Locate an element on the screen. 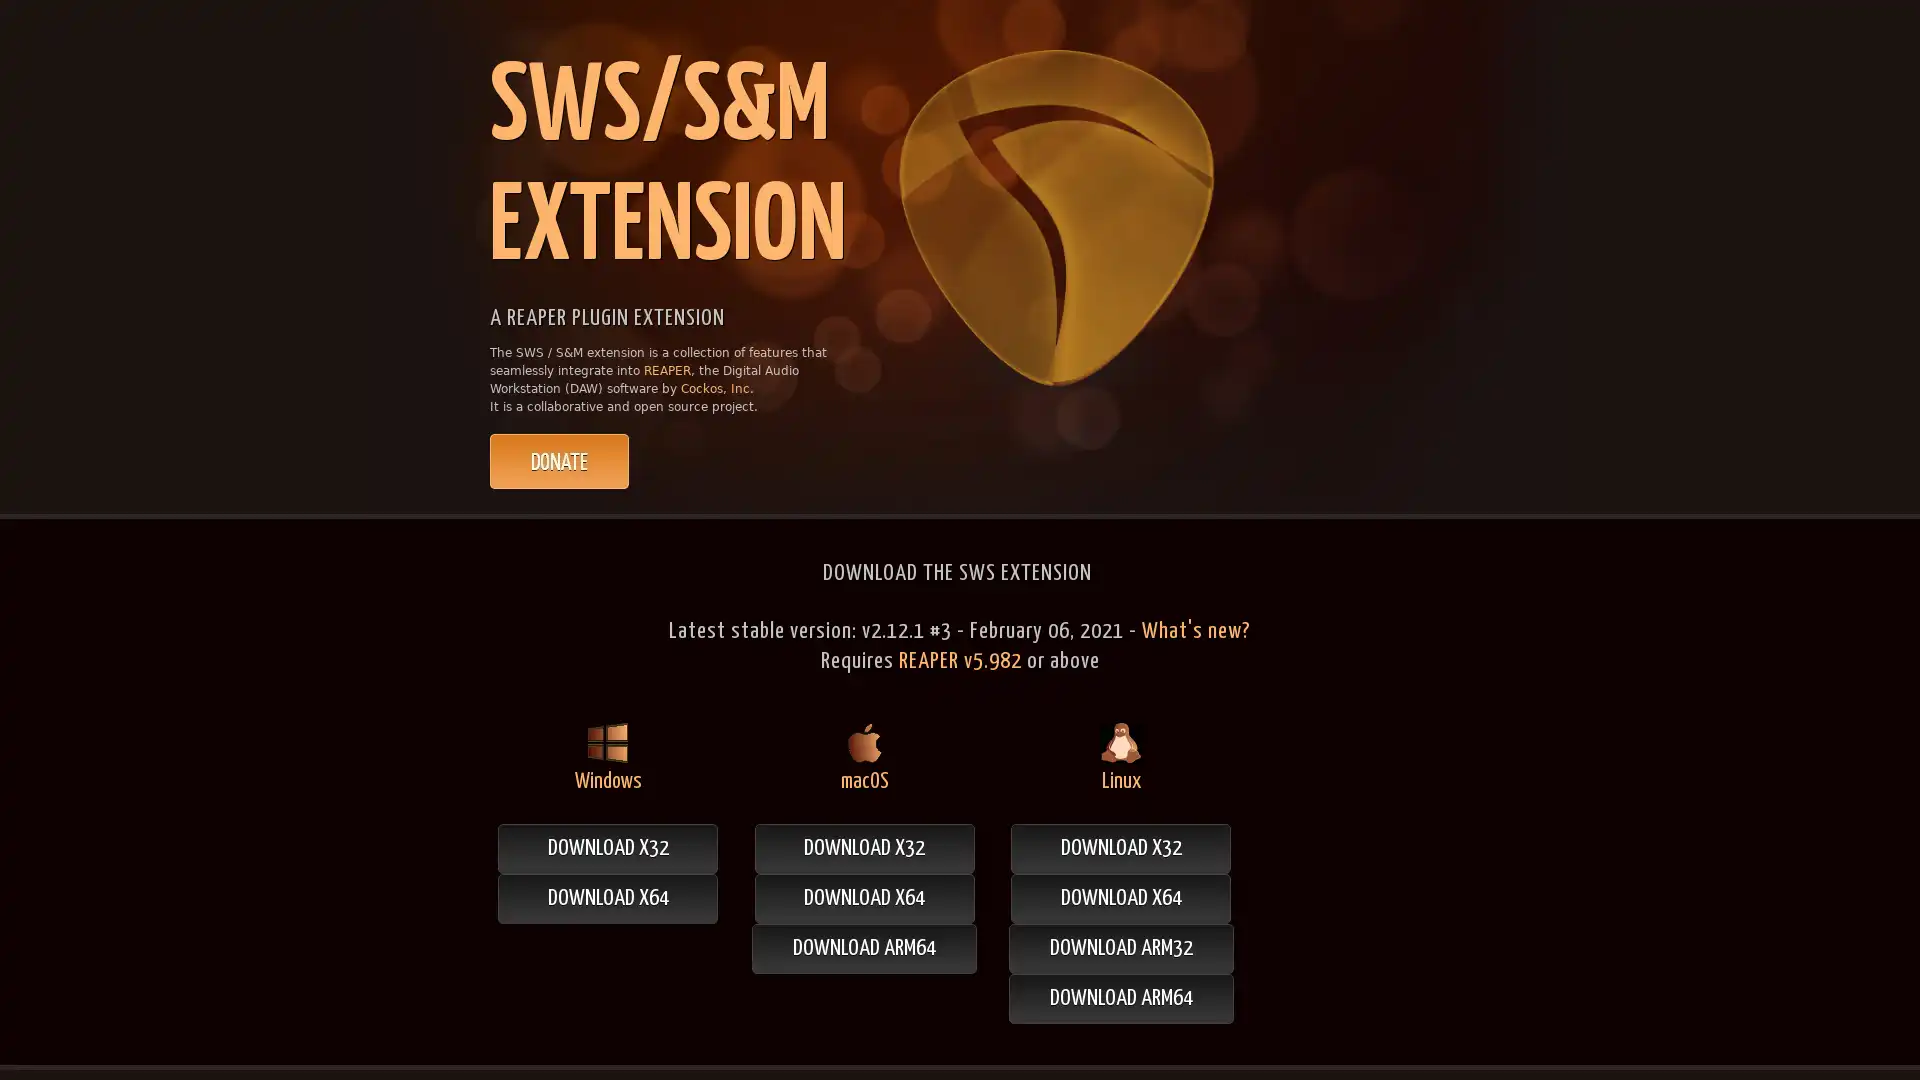 This screenshot has height=1080, width=1920. DOWNLOAD X32 is located at coordinates (960, 848).